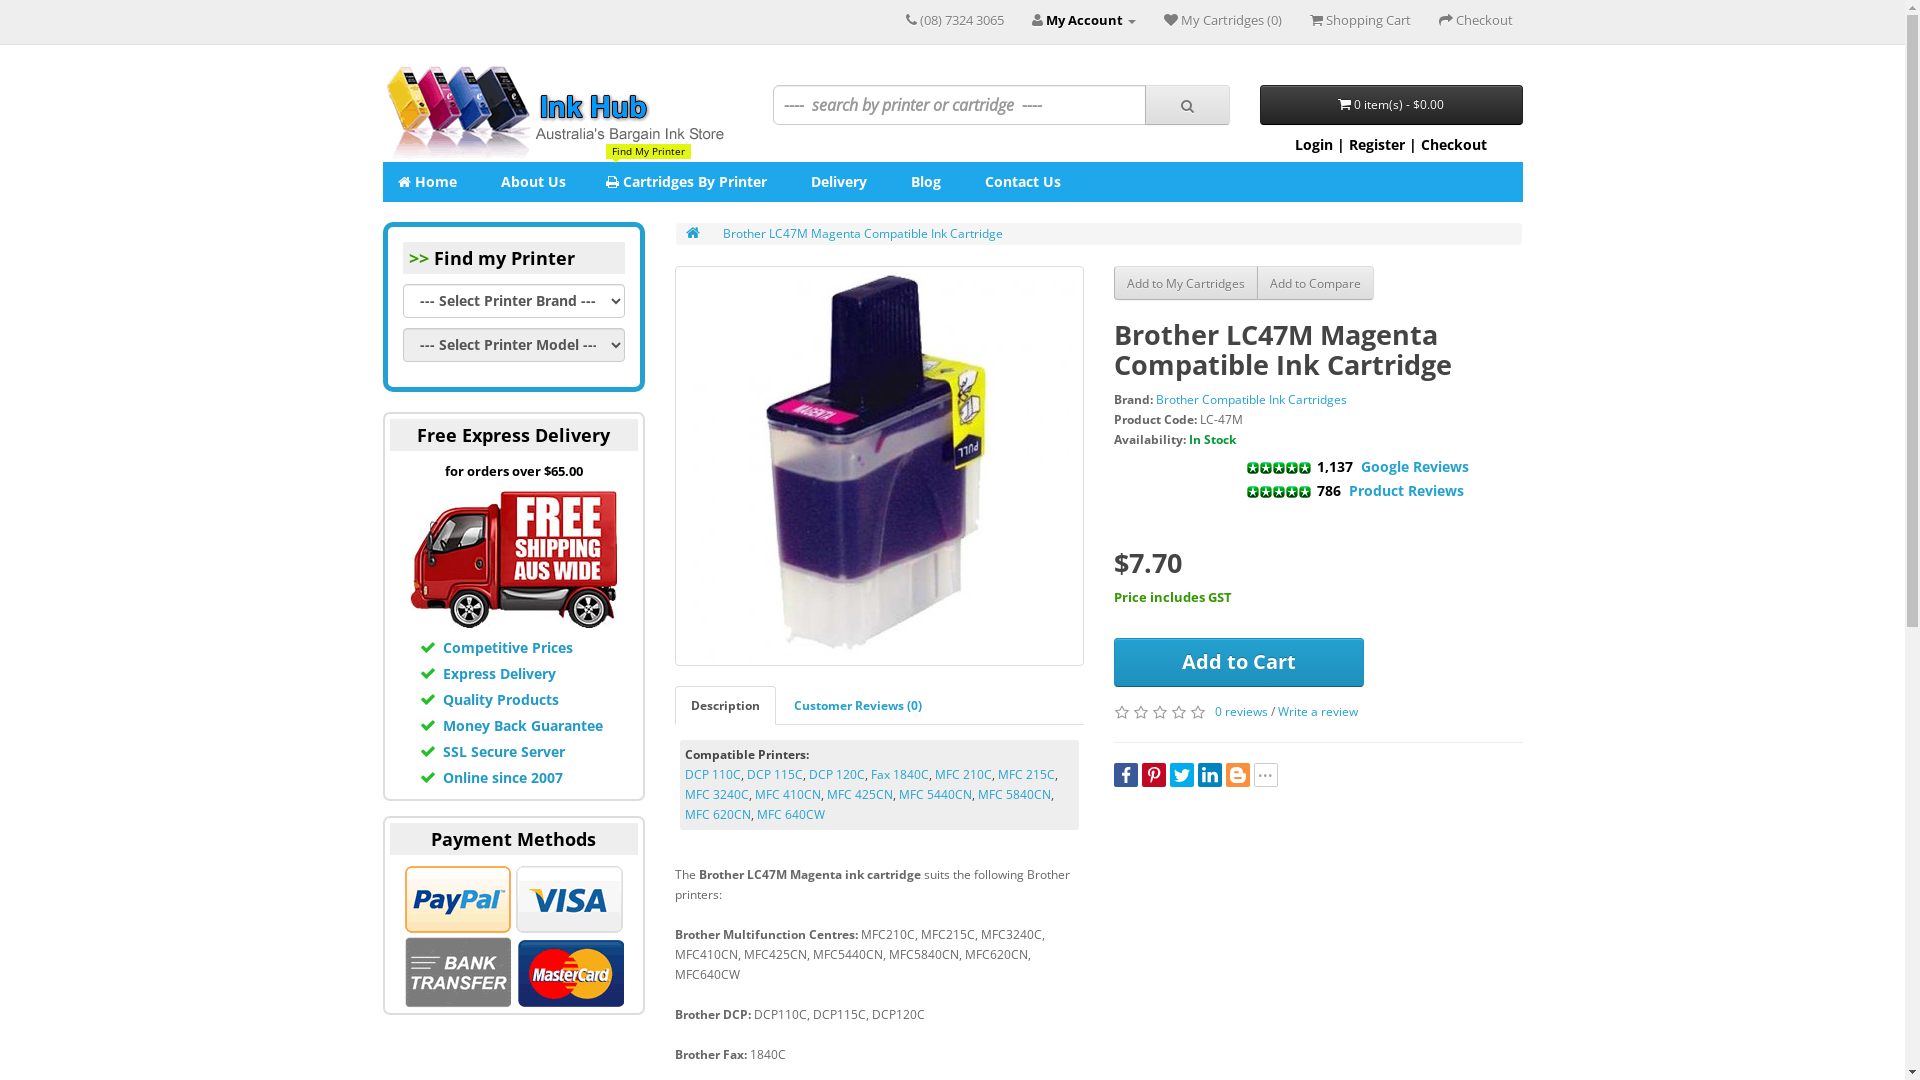 This screenshot has height=1080, width=1920. Describe the element at coordinates (753, 793) in the screenshot. I see `'MFC 410CN'` at that location.